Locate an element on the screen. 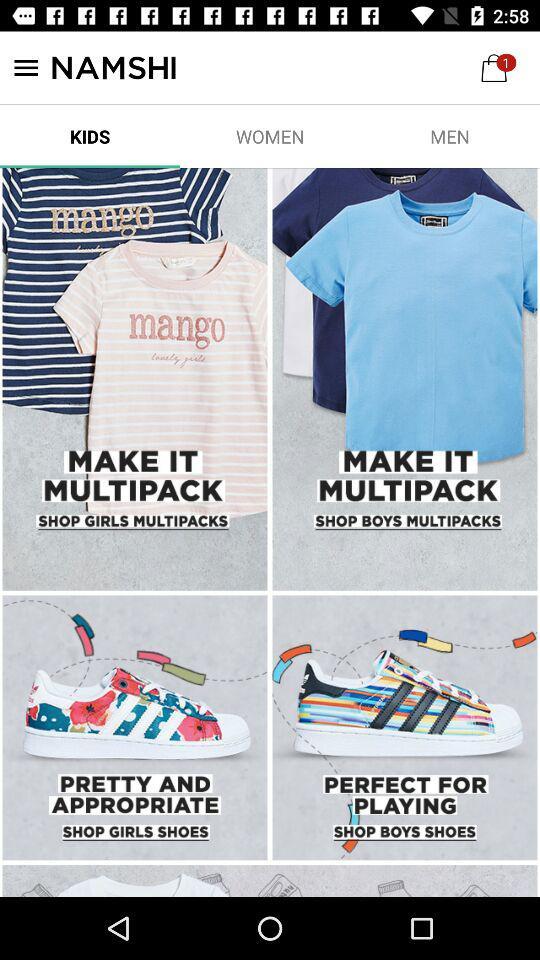  item next to the women item is located at coordinates (89, 135).